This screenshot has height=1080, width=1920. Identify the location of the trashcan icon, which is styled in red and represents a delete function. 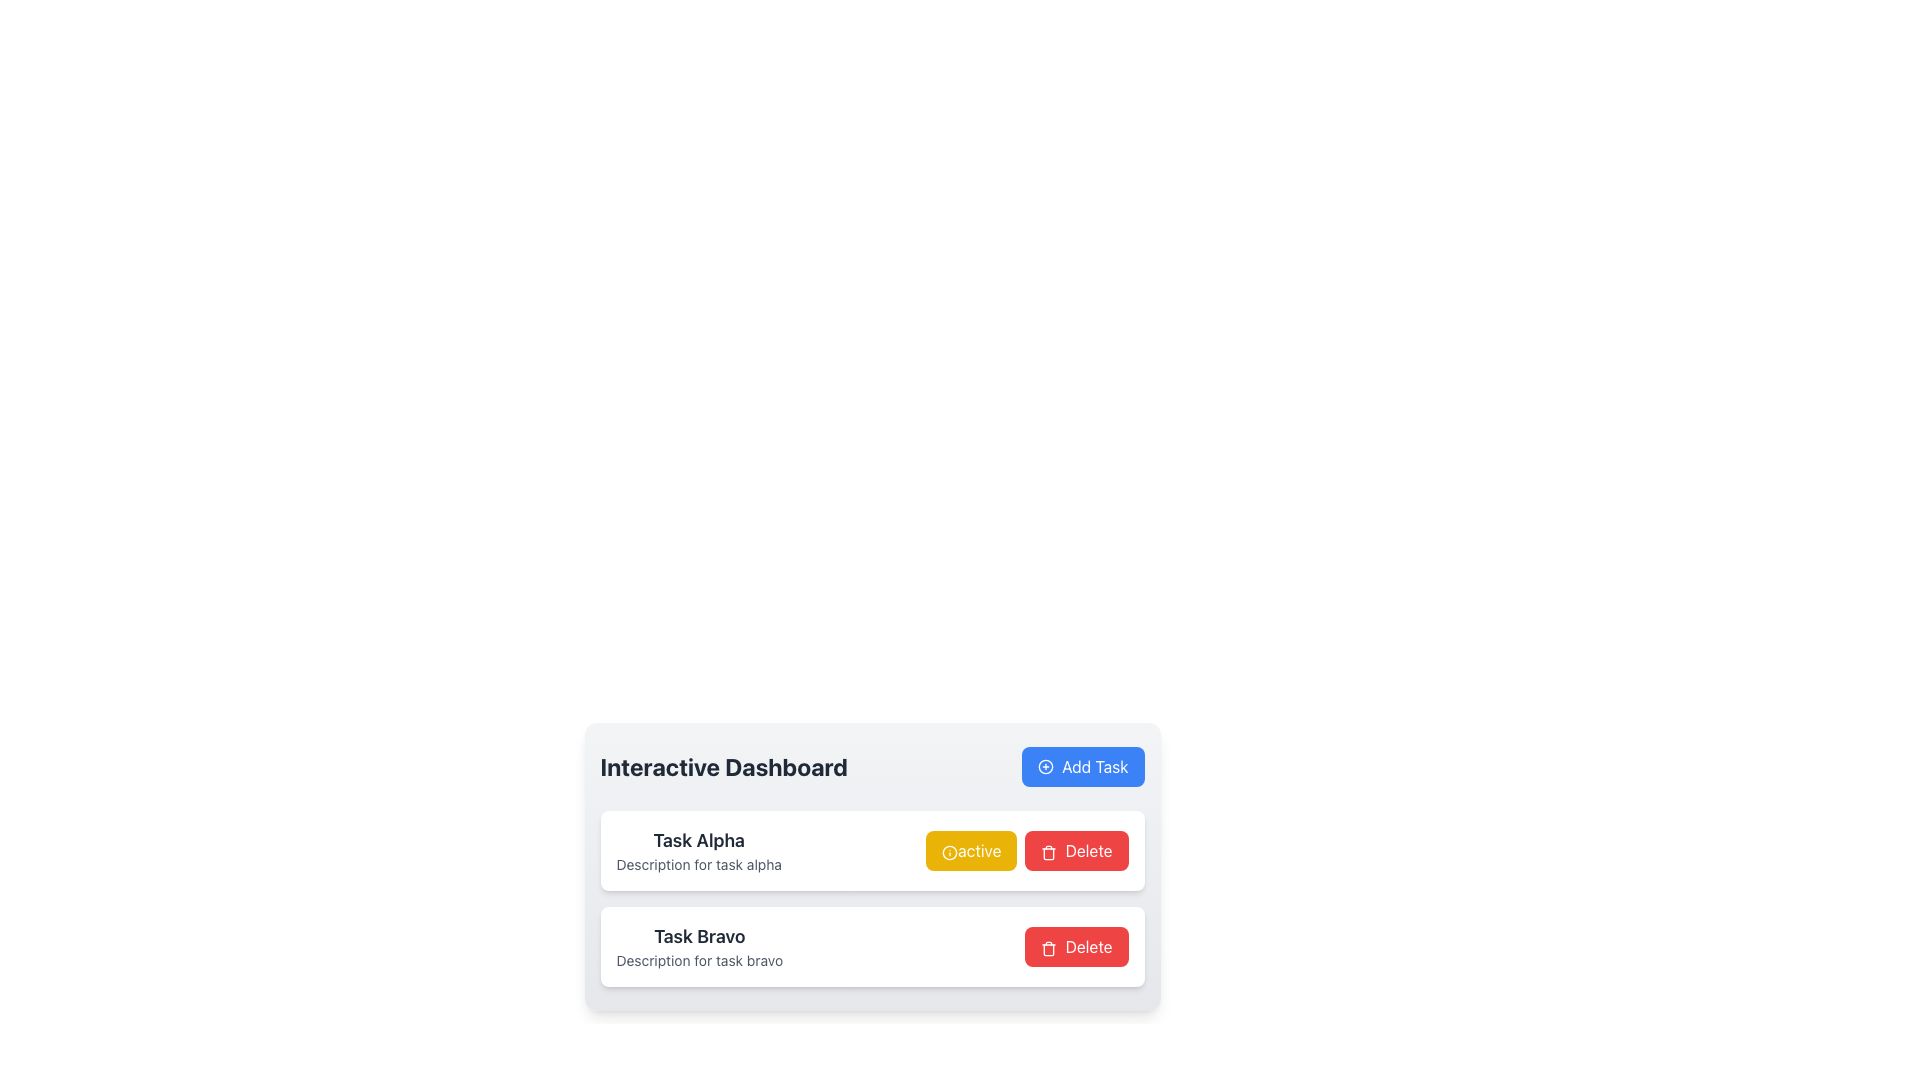
(1048, 947).